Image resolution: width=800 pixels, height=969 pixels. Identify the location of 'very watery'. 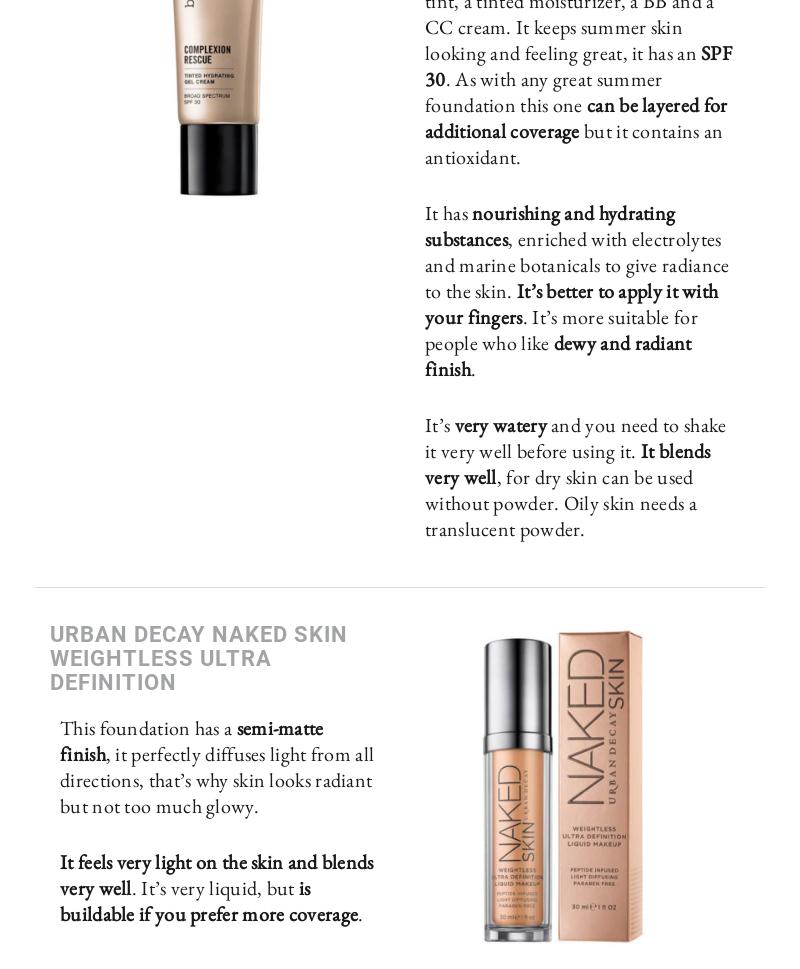
(501, 424).